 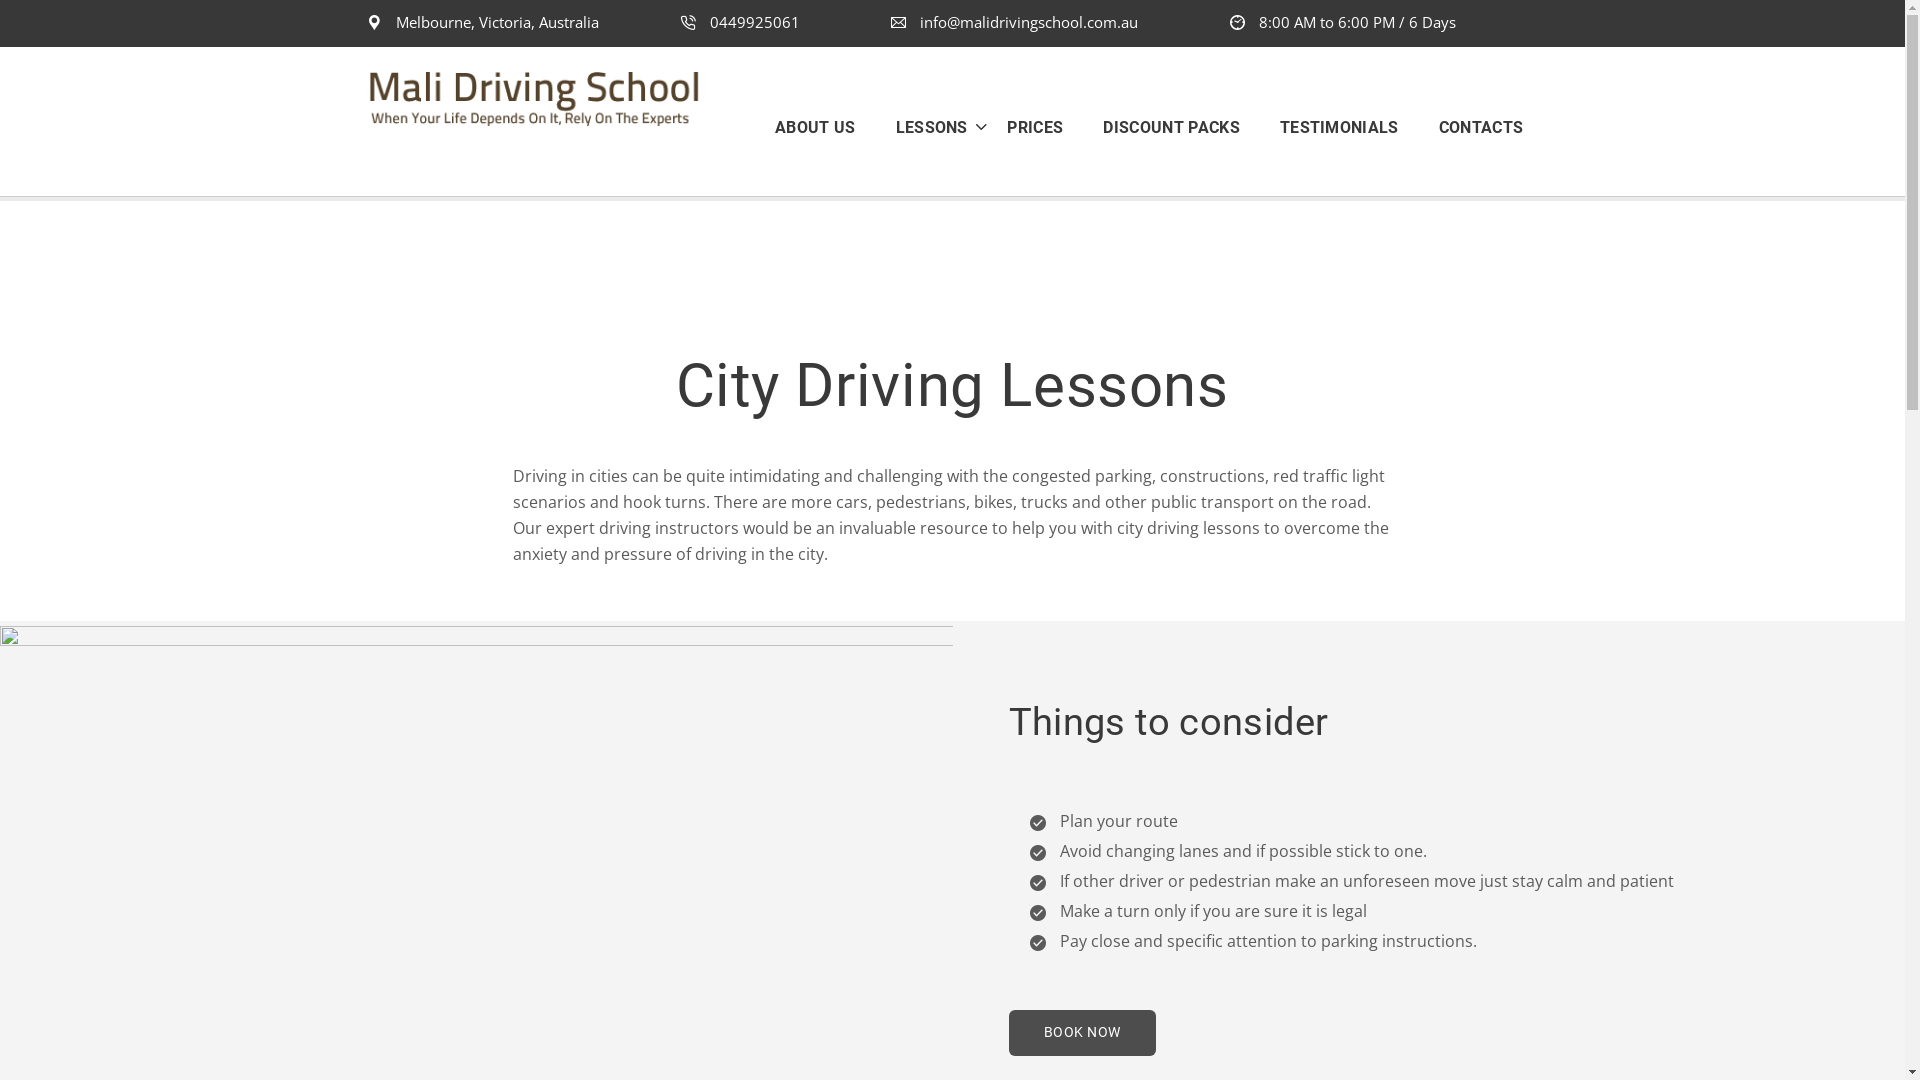 I want to click on 'DISCOUNT PACKS', so click(x=1171, y=127).